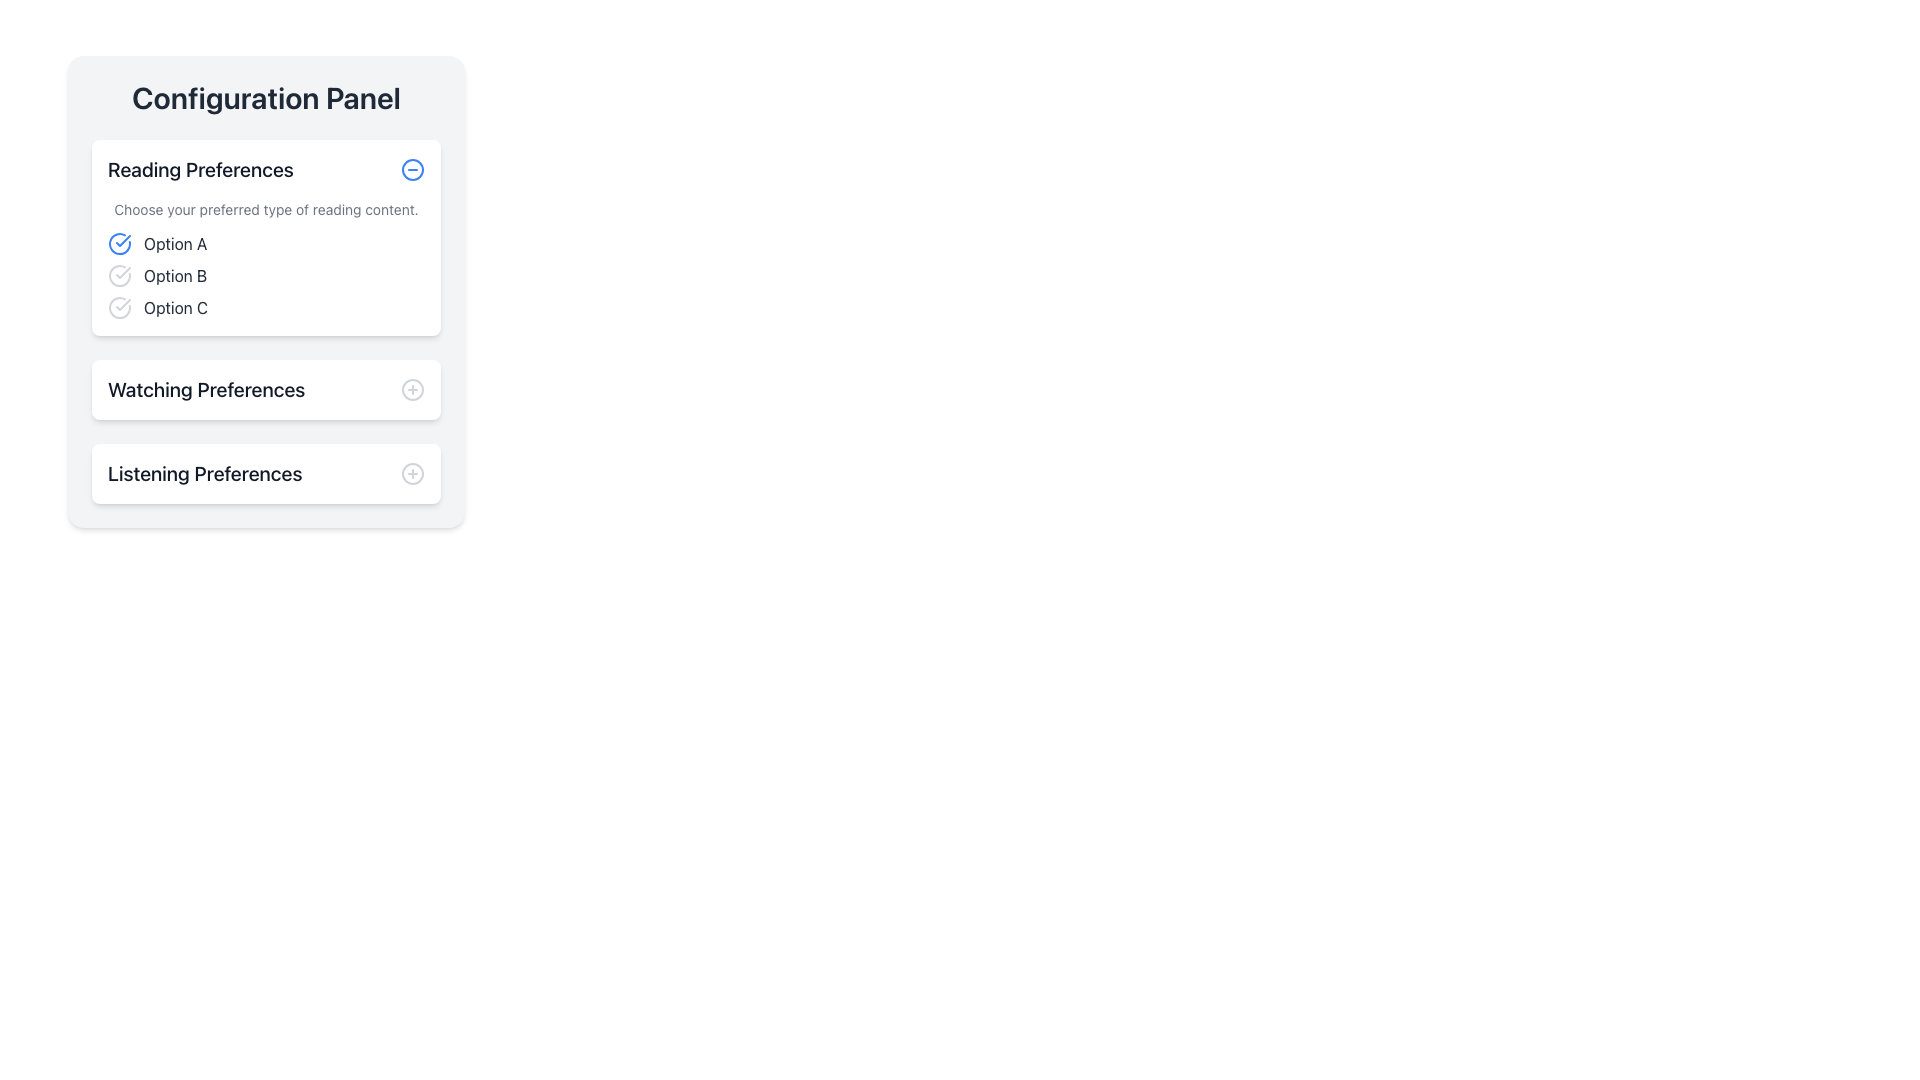 The width and height of the screenshot is (1920, 1080). What do you see at coordinates (265, 209) in the screenshot?
I see `the text label that says 'Choose your preferred type of reading content.' located below the 'Reading Preferences' section title` at bounding box center [265, 209].